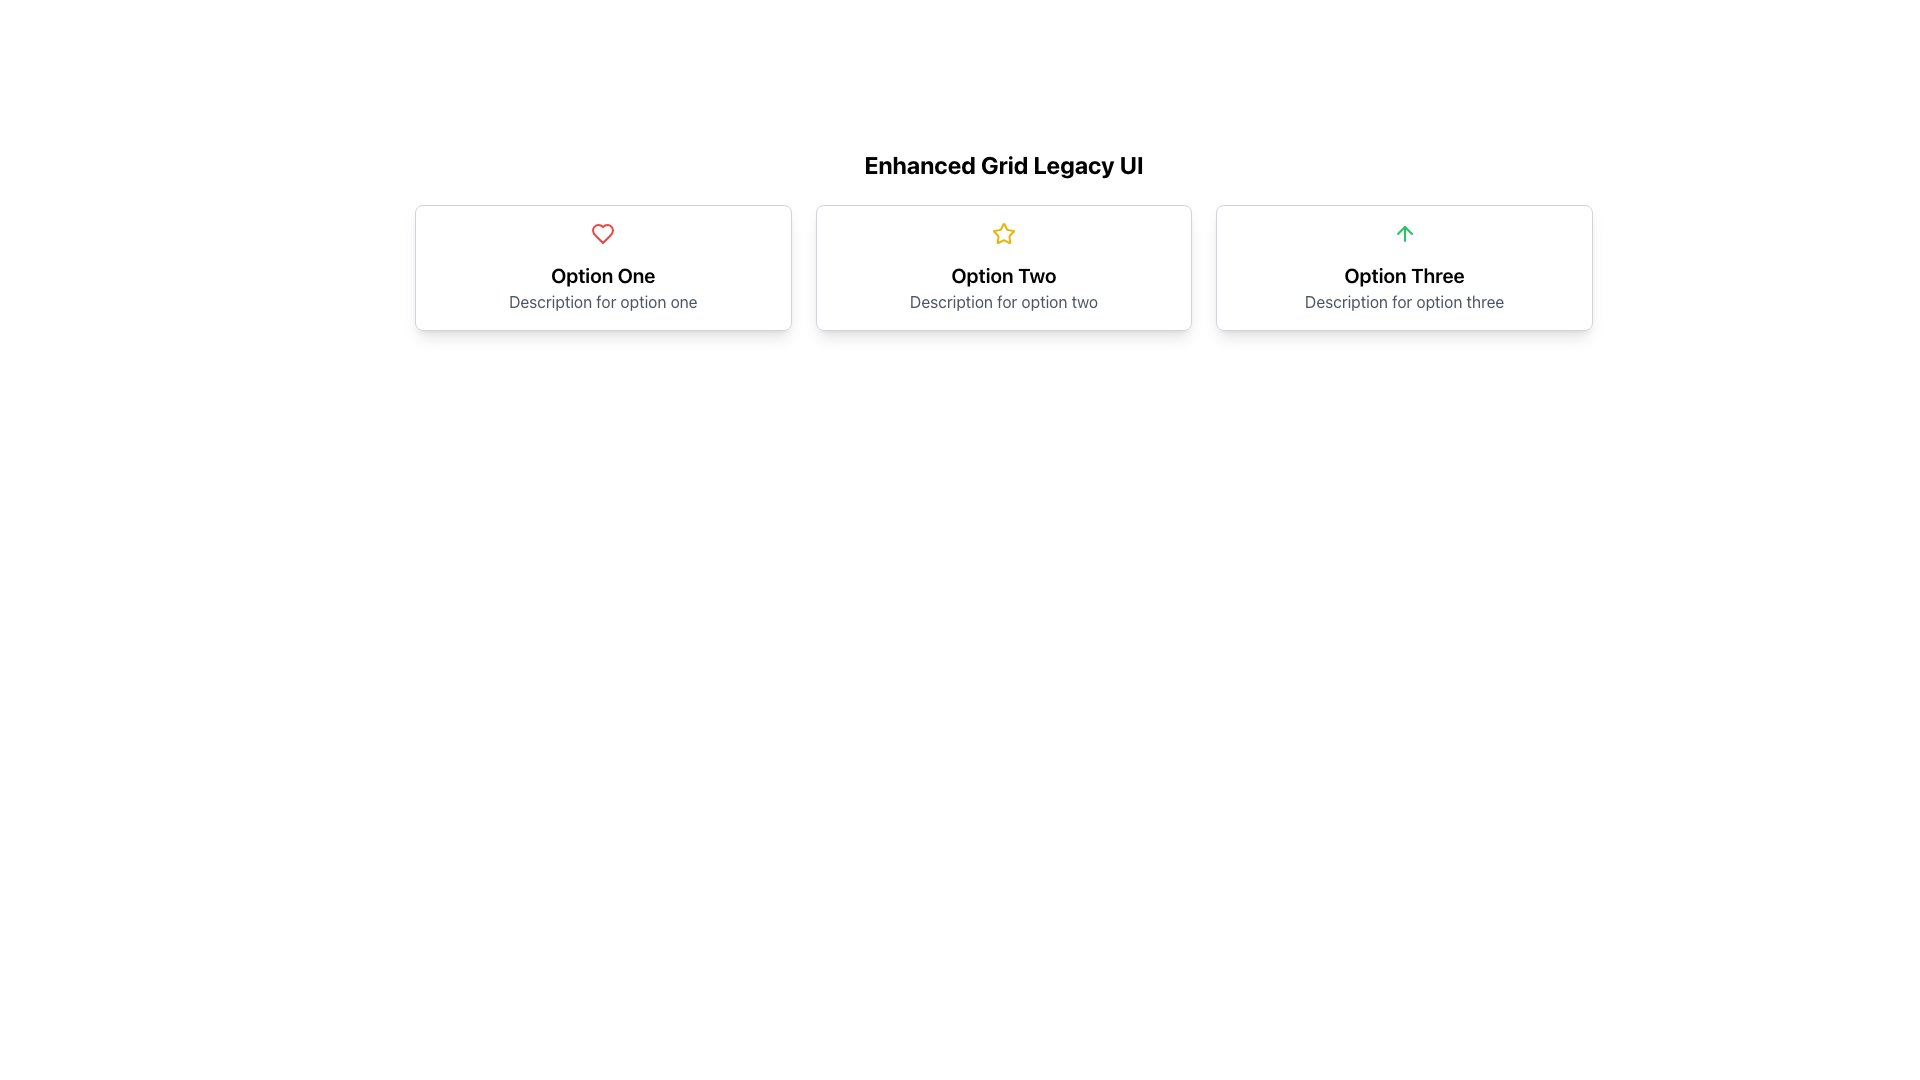  What do you see at coordinates (1403, 233) in the screenshot?
I see `the decorative icon located at the top center of the 'Option Three' card, which symbolizes an 'up' or positive action` at bounding box center [1403, 233].